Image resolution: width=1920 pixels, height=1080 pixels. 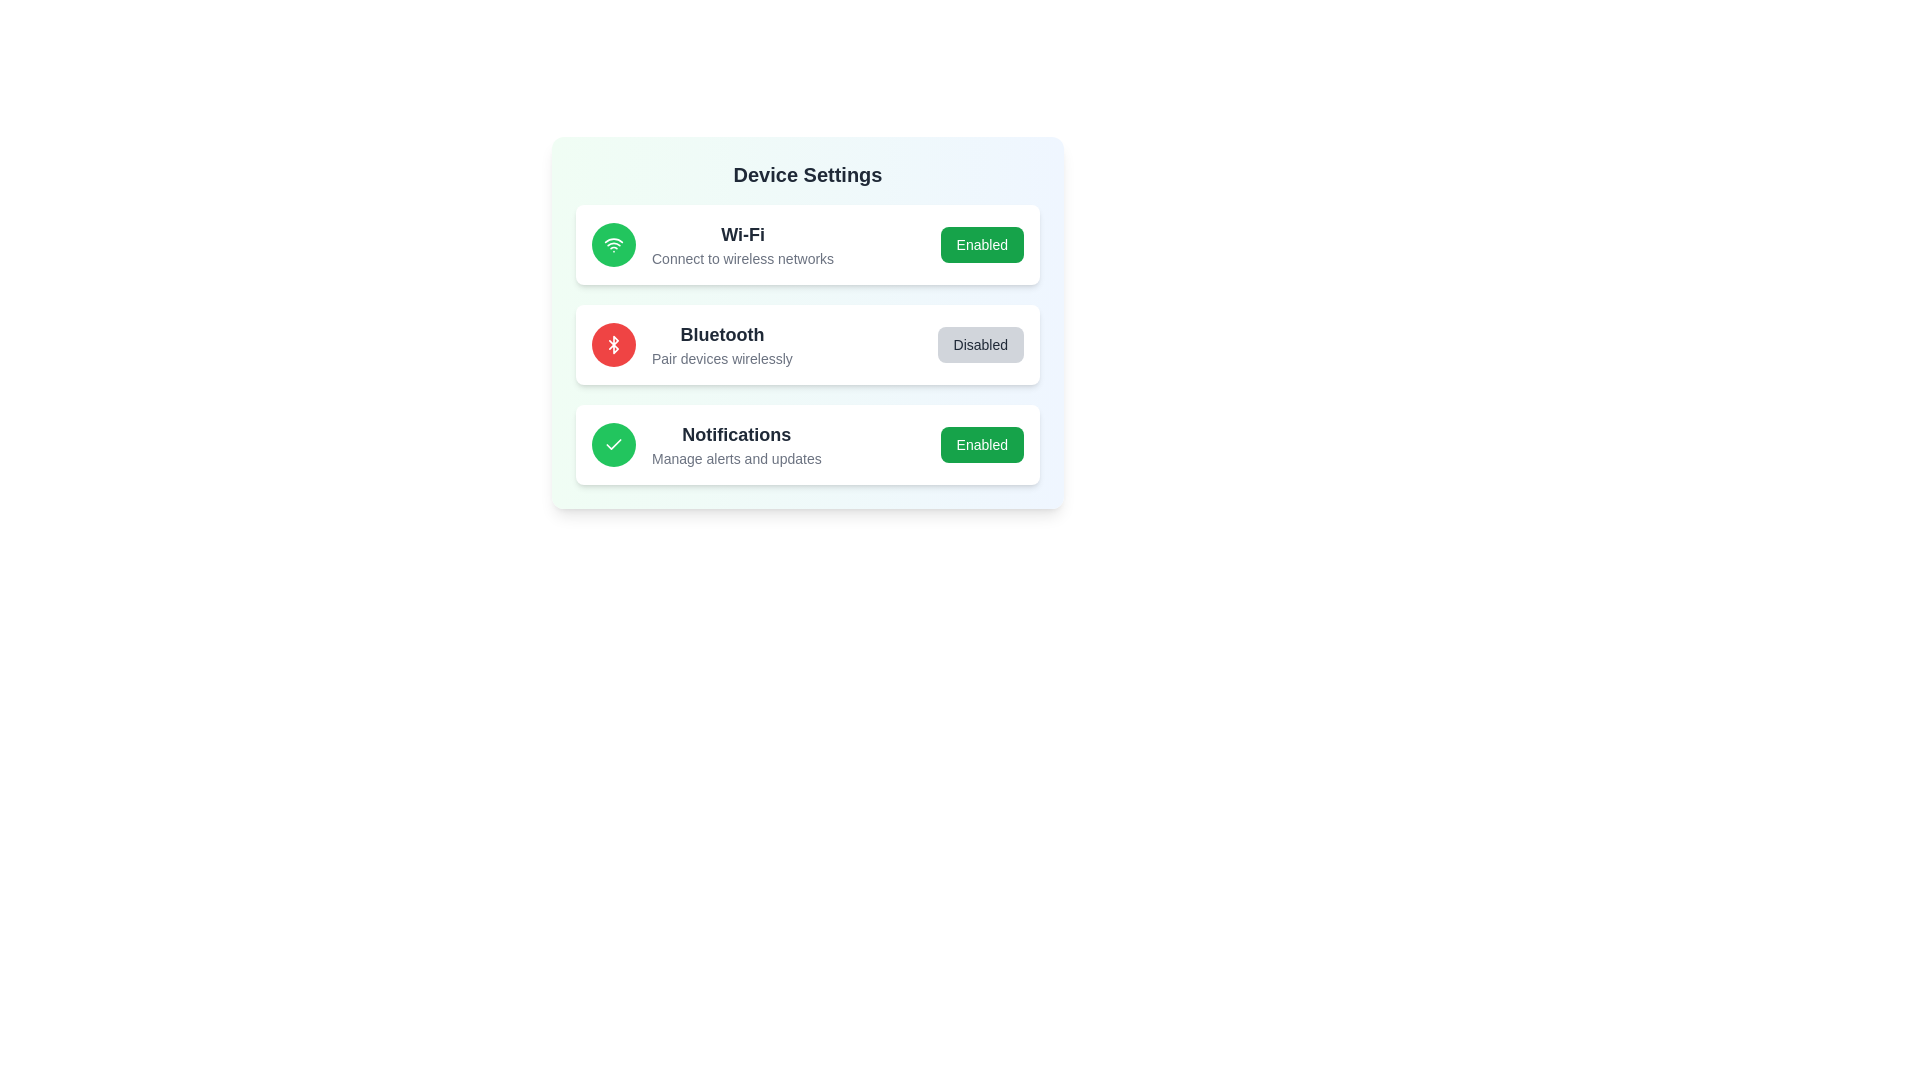 What do you see at coordinates (742, 234) in the screenshot?
I see `the setting name Wi-Fi to focus or highlight its text` at bounding box center [742, 234].